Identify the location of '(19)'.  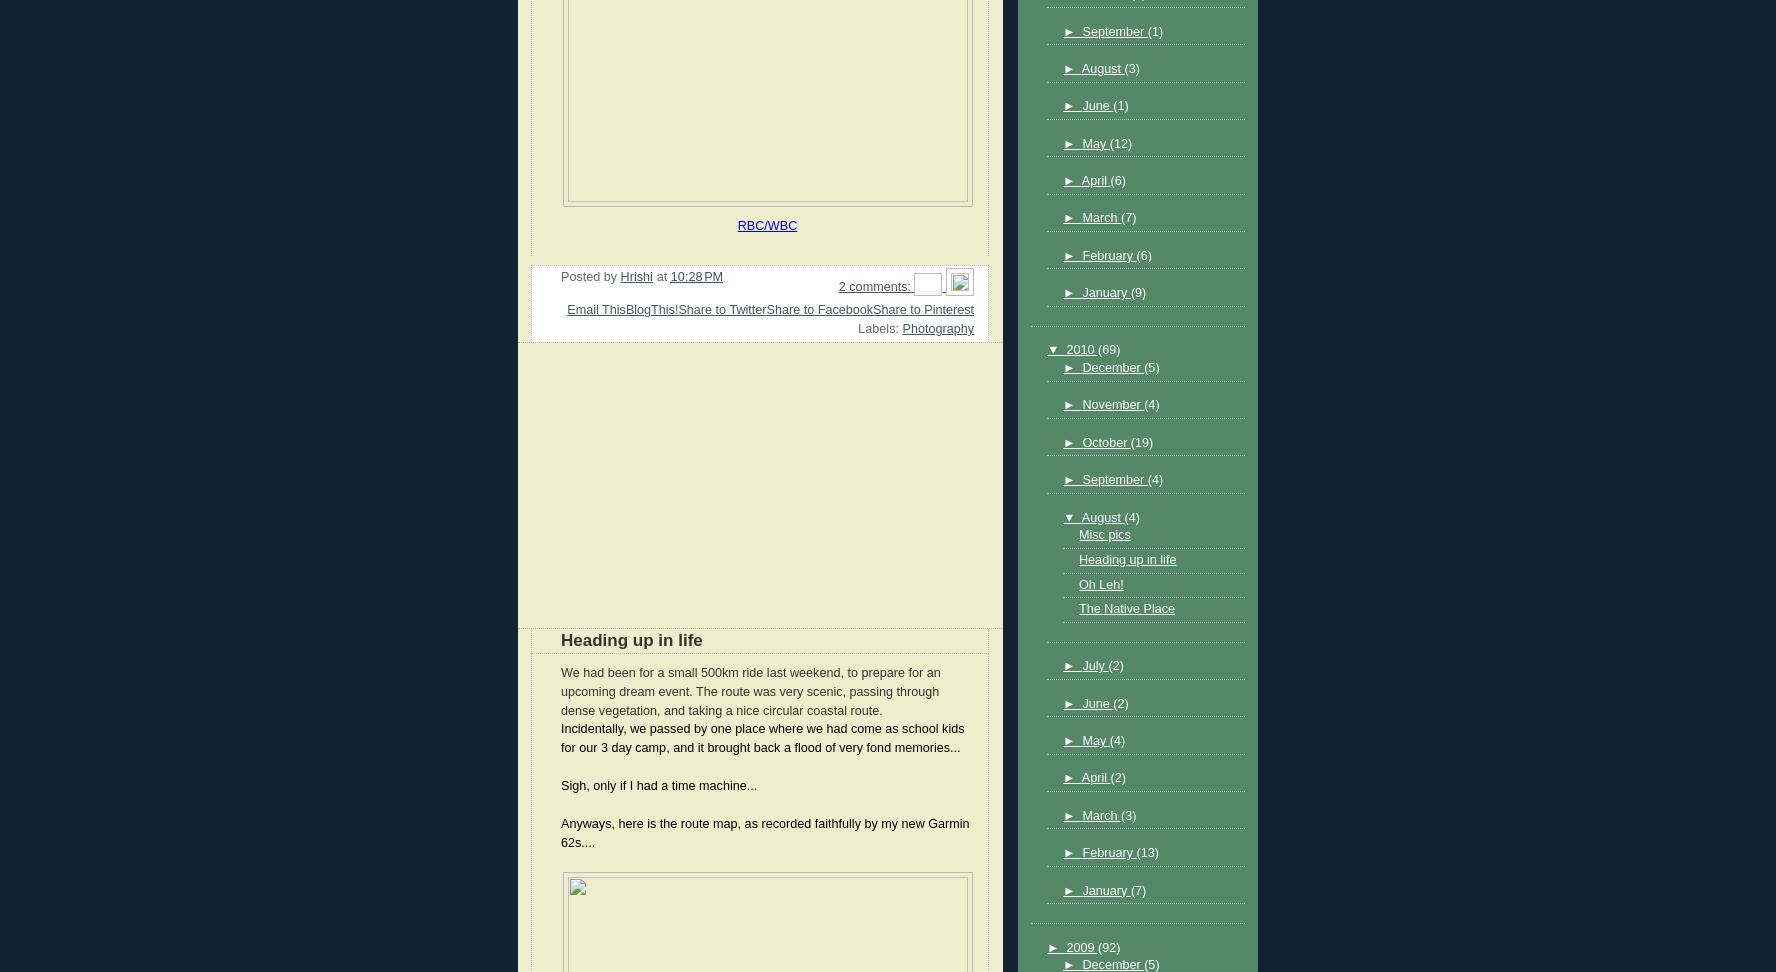
(1141, 440).